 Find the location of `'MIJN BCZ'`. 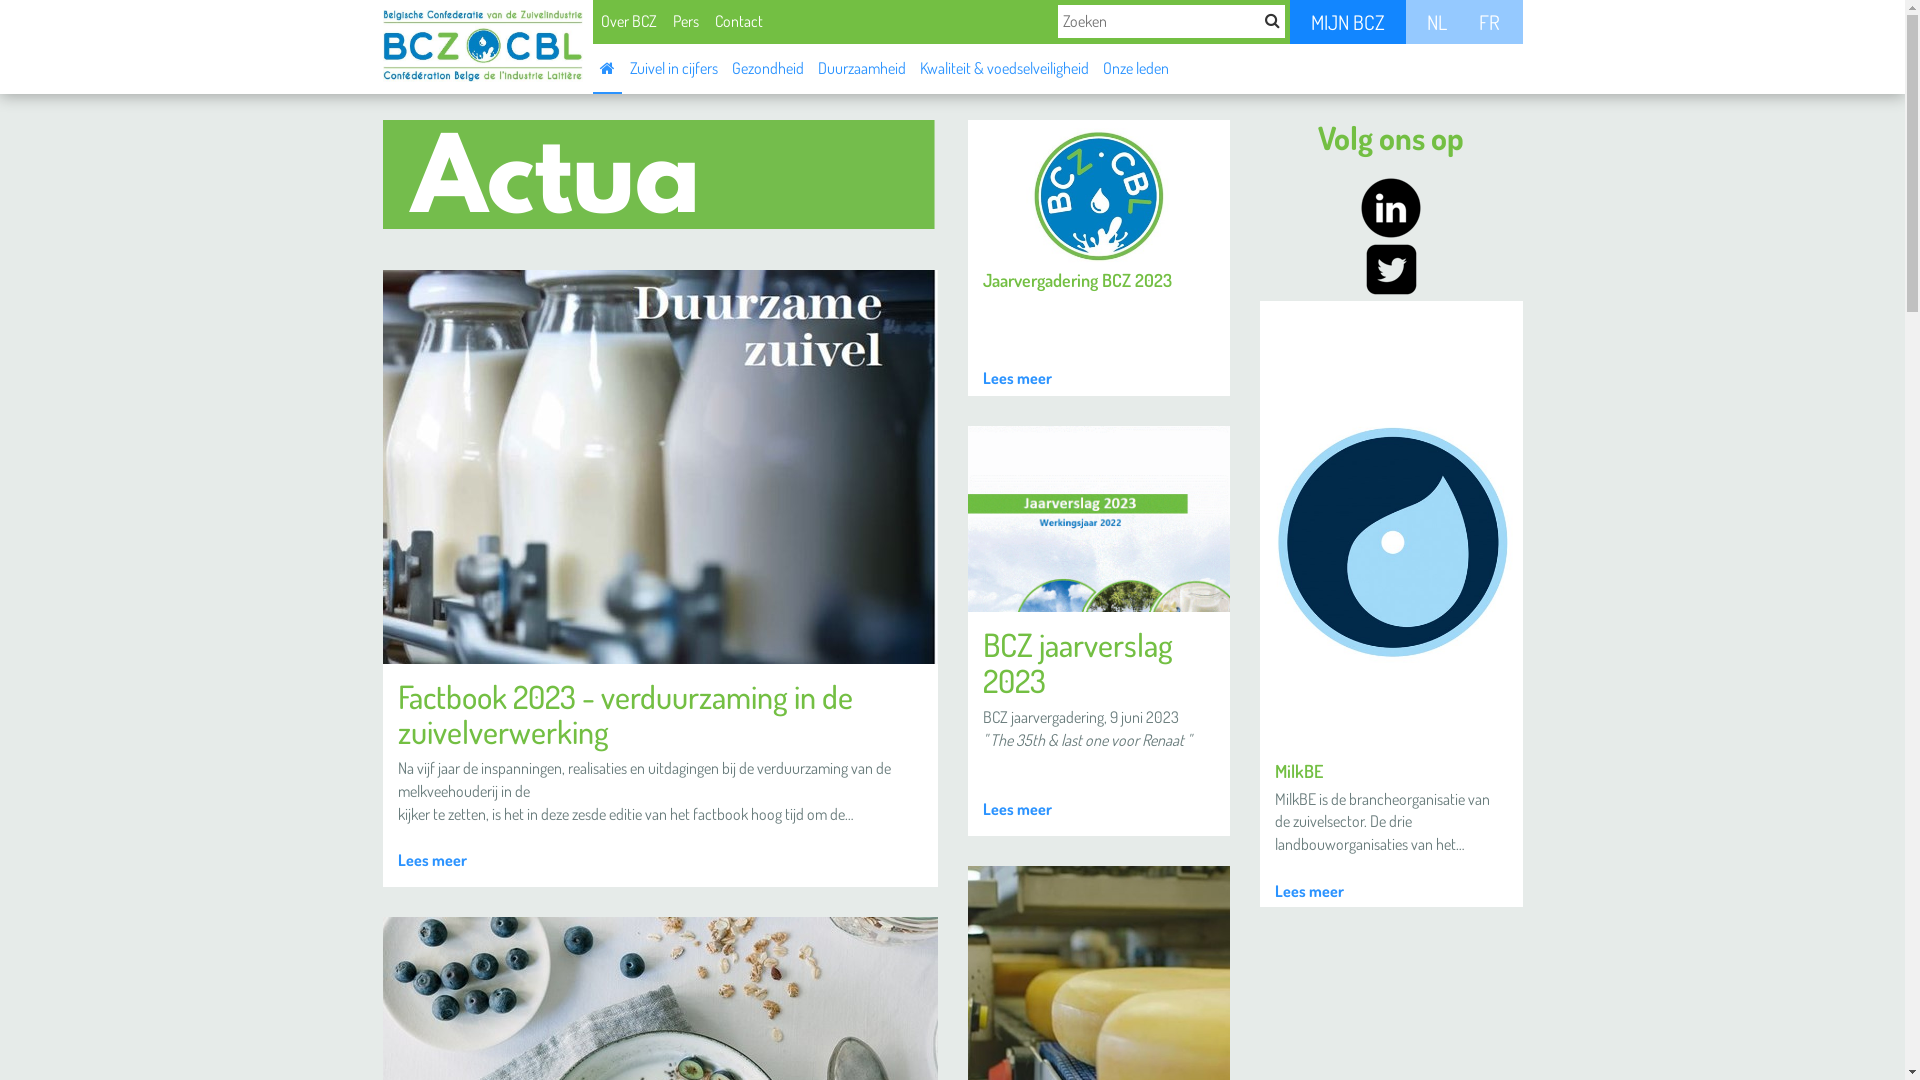

'MIJN BCZ' is located at coordinates (1348, 22).